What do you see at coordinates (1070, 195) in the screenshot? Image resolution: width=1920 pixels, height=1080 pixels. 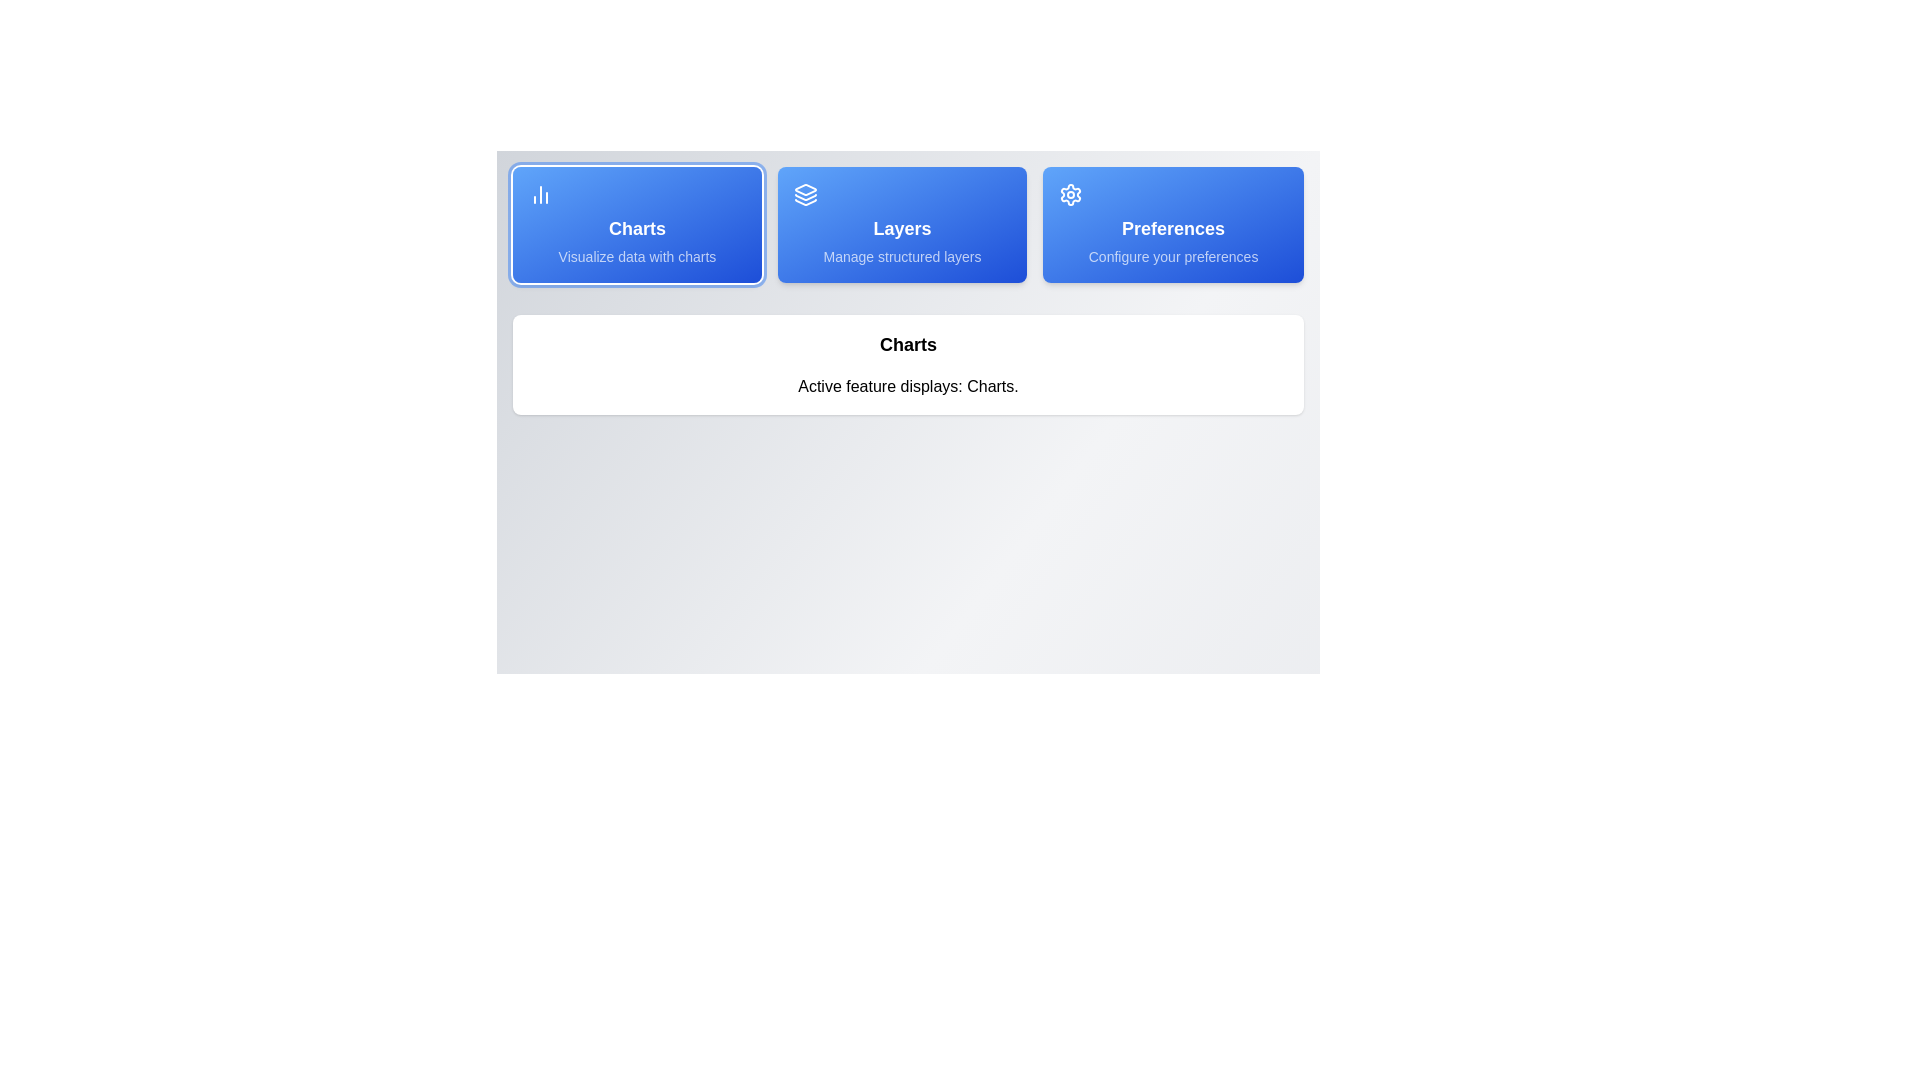 I see `the gear-like icon embedded in the 'Preferences' button in the top horizontal menu` at bounding box center [1070, 195].